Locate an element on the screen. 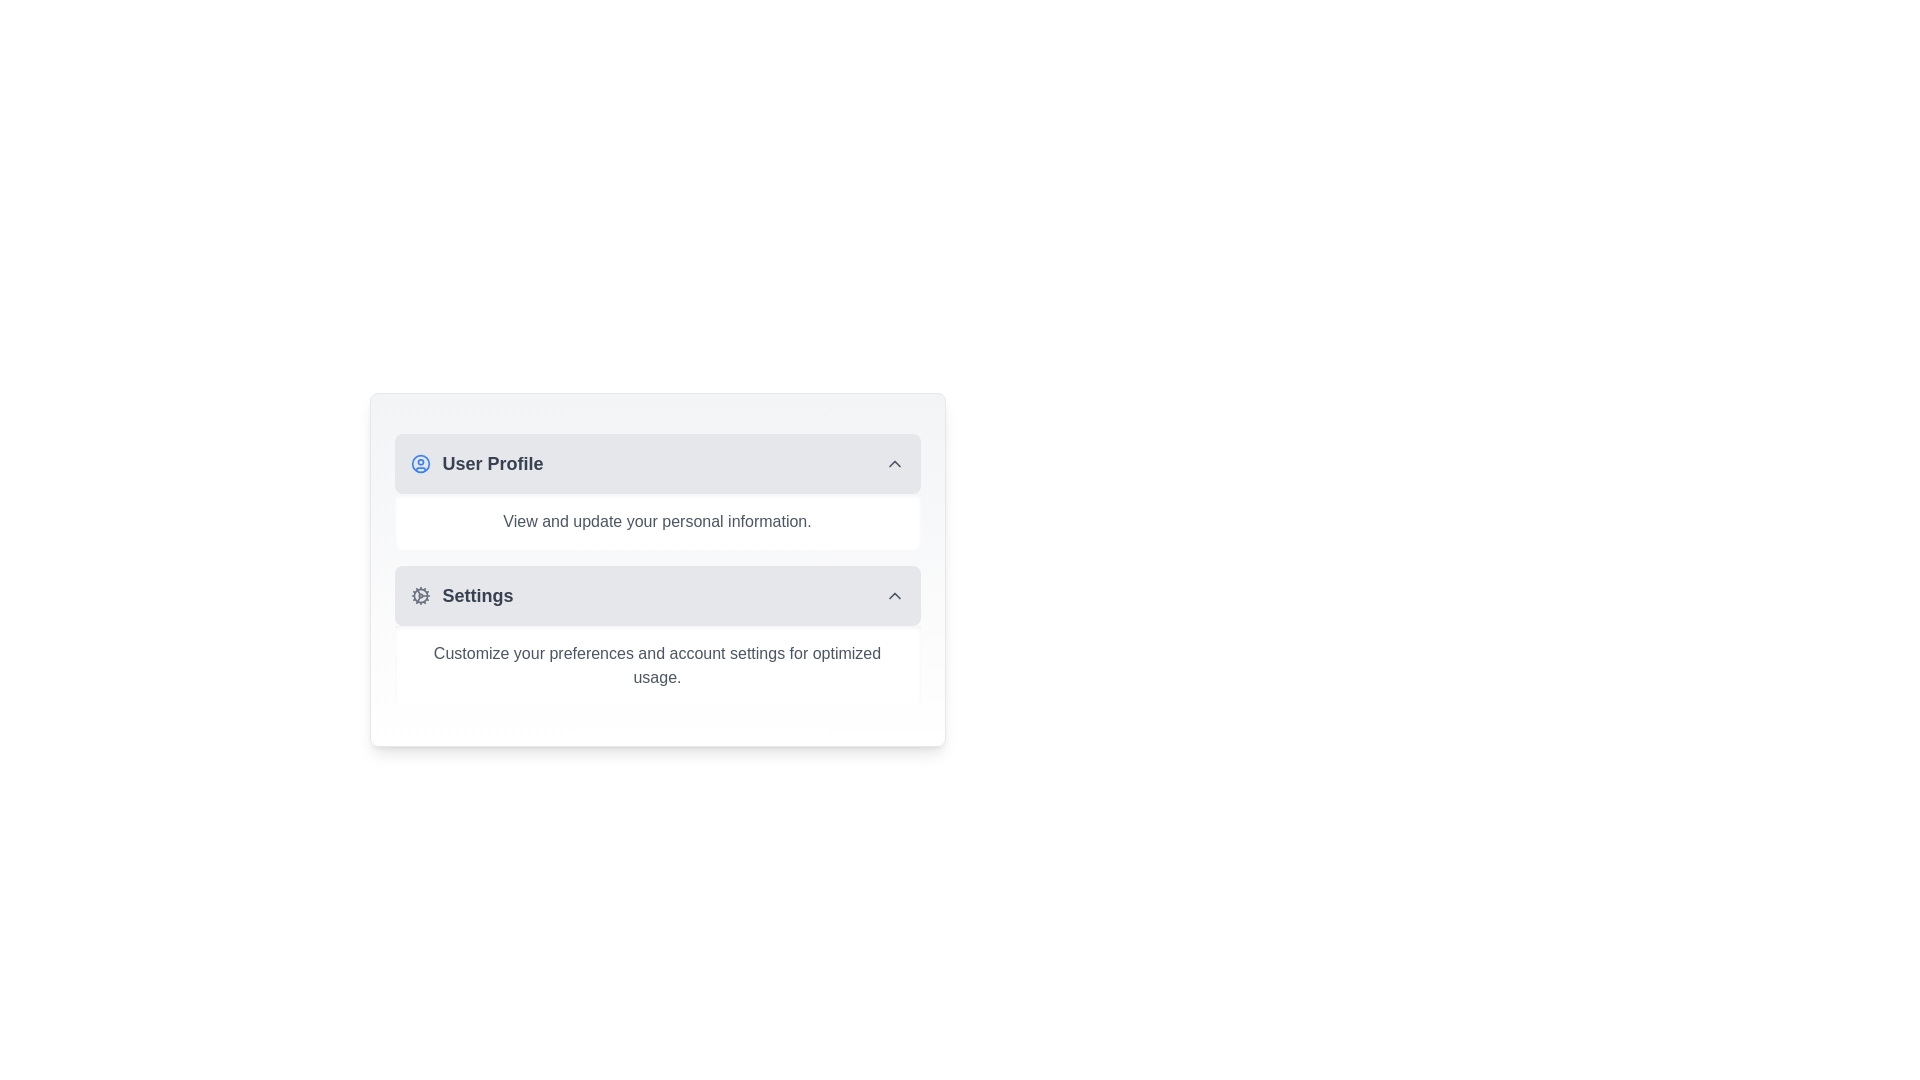 The width and height of the screenshot is (1920, 1080). the chevron-up icon located at the far right side of the 'User Profile' header section, adjacent to the text 'User Profile' is located at coordinates (893, 463).